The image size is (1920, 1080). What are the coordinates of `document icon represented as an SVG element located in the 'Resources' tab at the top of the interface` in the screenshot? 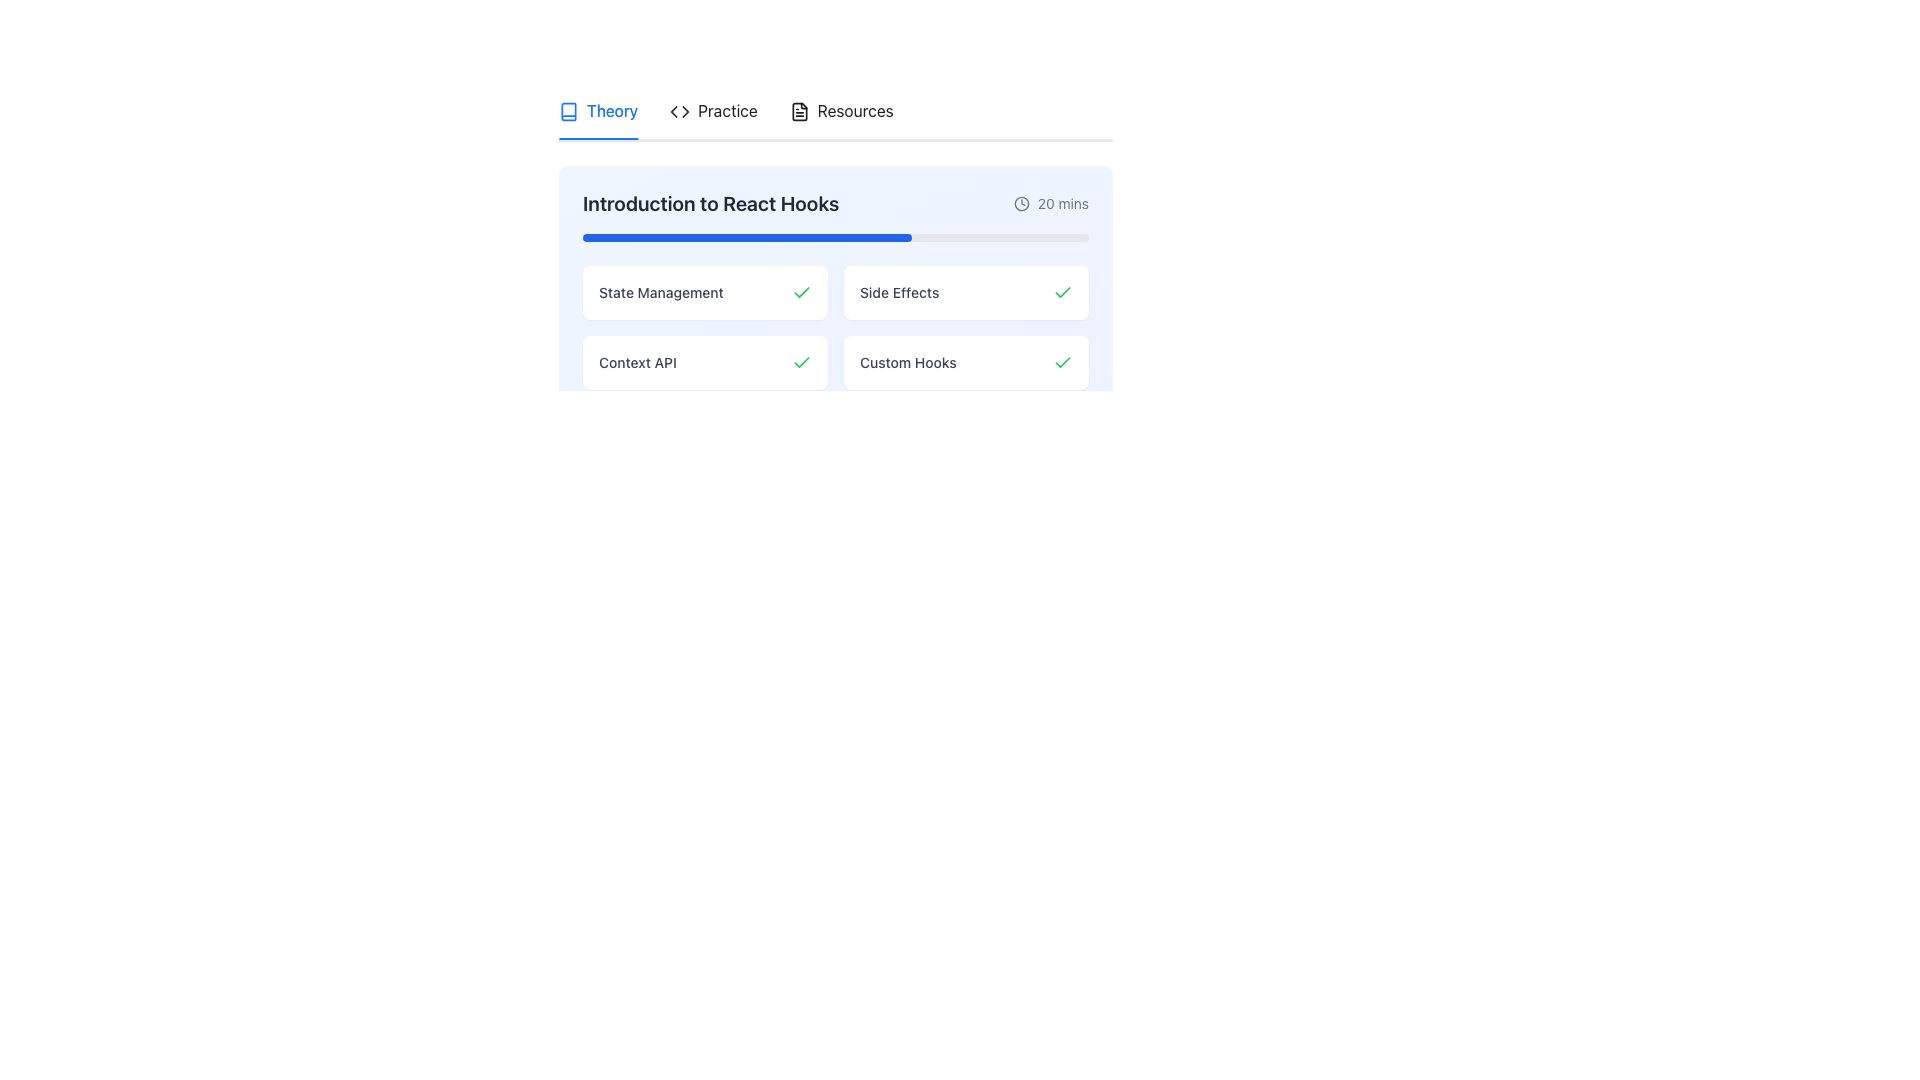 It's located at (798, 111).